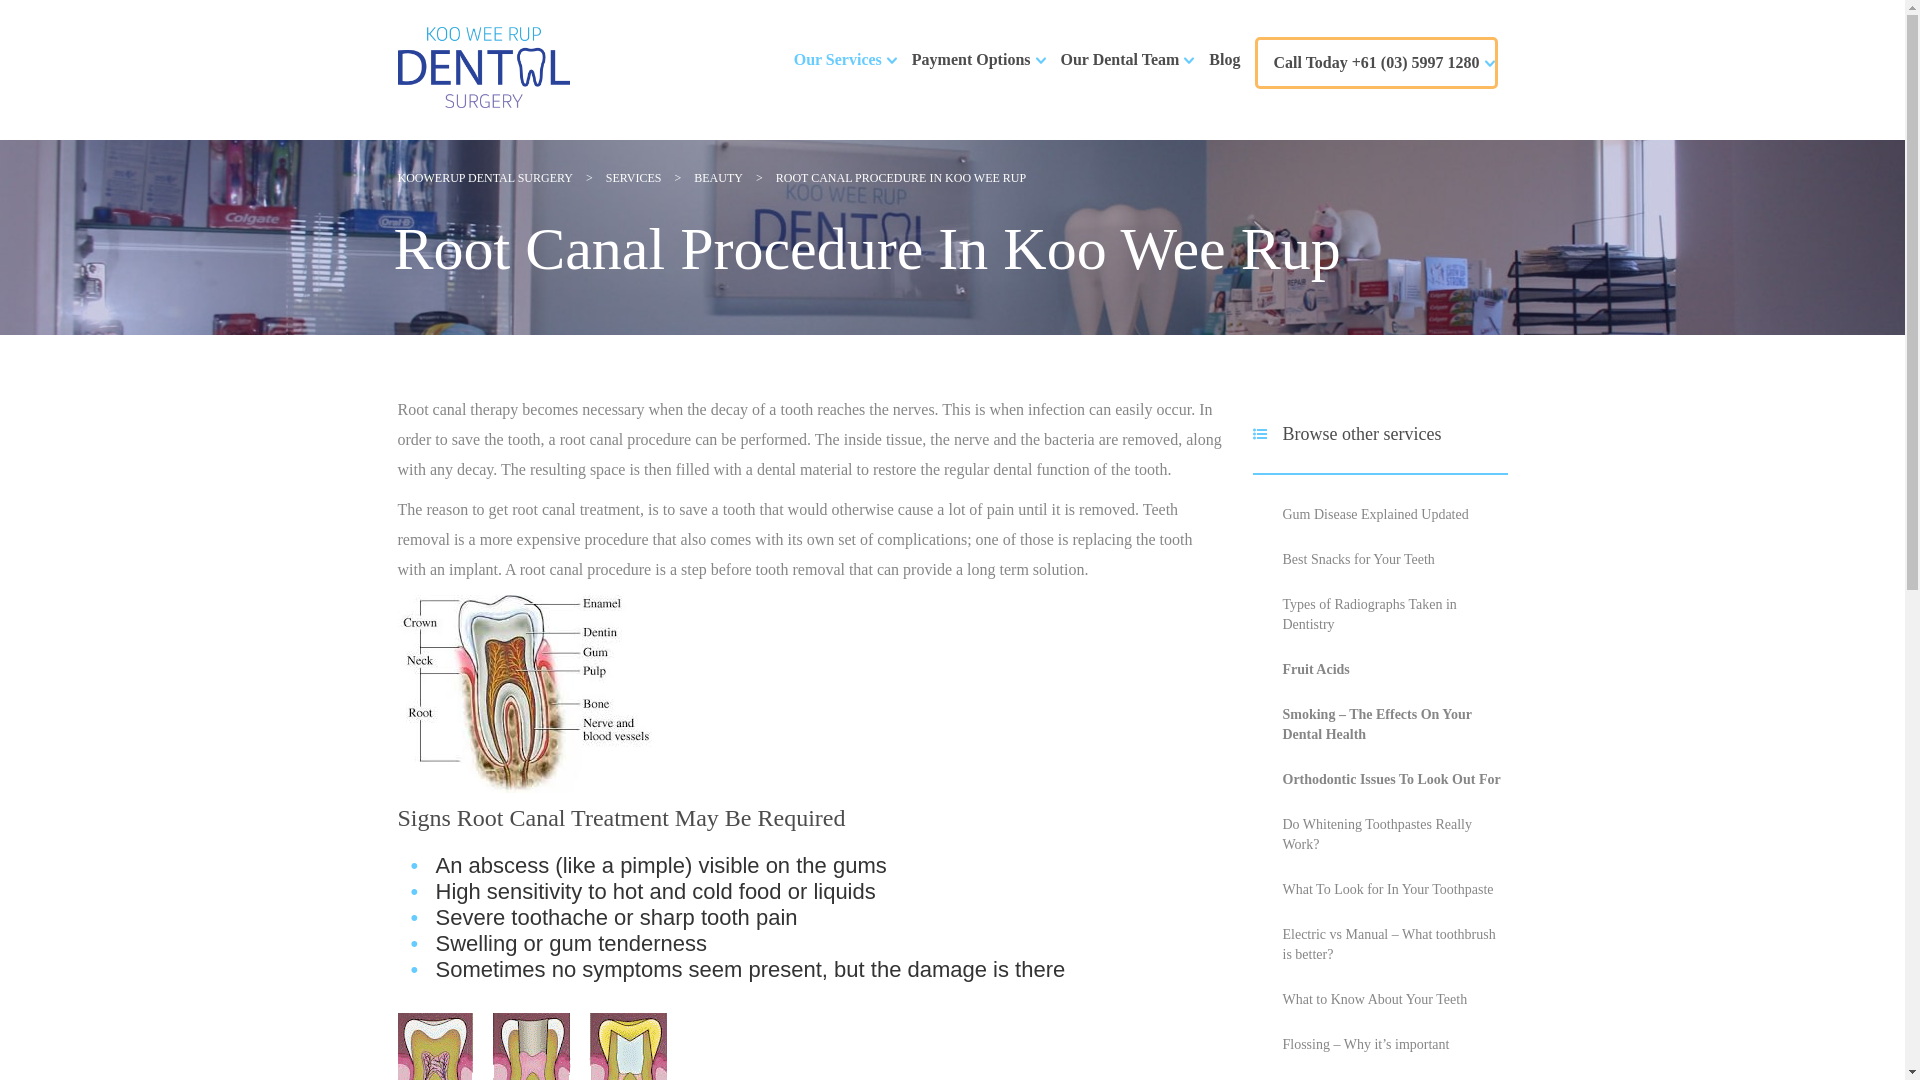  What do you see at coordinates (1373, 513) in the screenshot?
I see `'Gum Disease Explained Updated'` at bounding box center [1373, 513].